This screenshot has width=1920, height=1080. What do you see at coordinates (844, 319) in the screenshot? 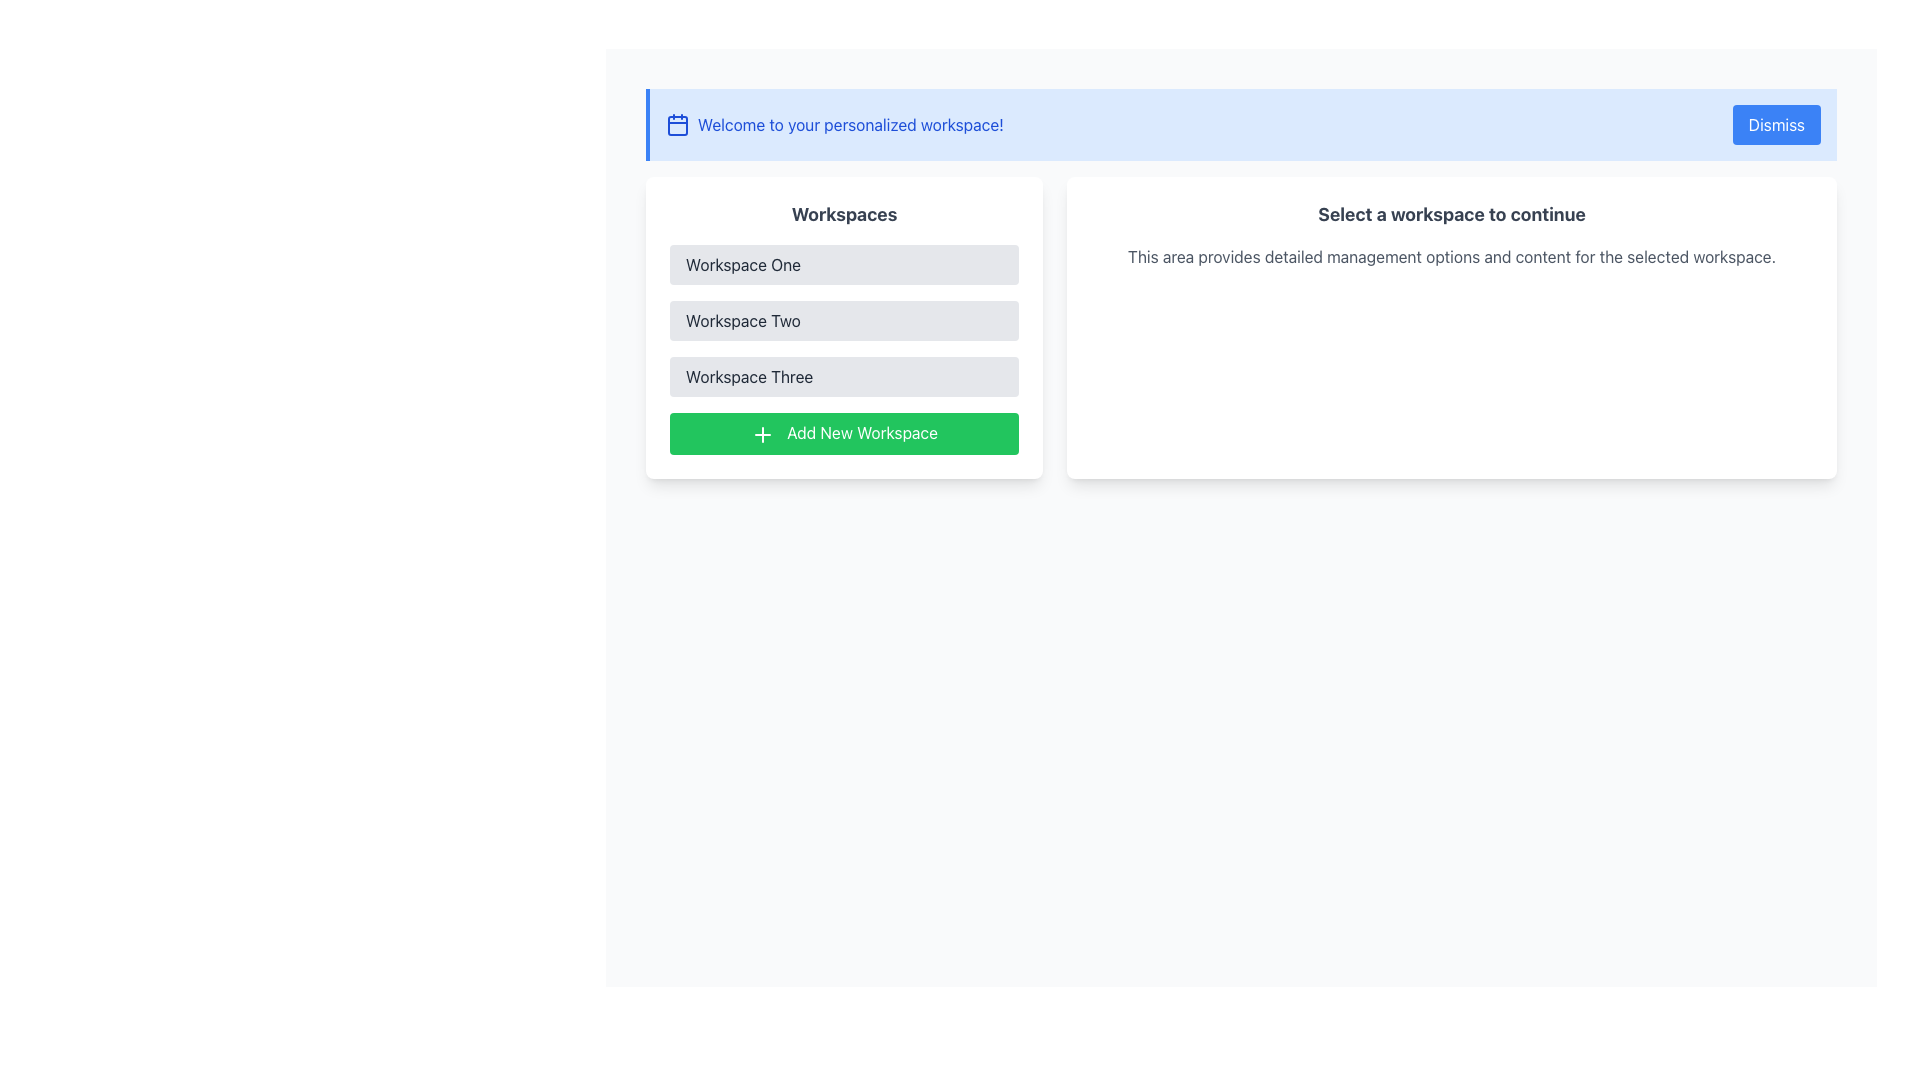
I see `to interact with the second item in the vertical list of workspaces, which is 'Workspace Two', located in the Workspaces panel` at bounding box center [844, 319].